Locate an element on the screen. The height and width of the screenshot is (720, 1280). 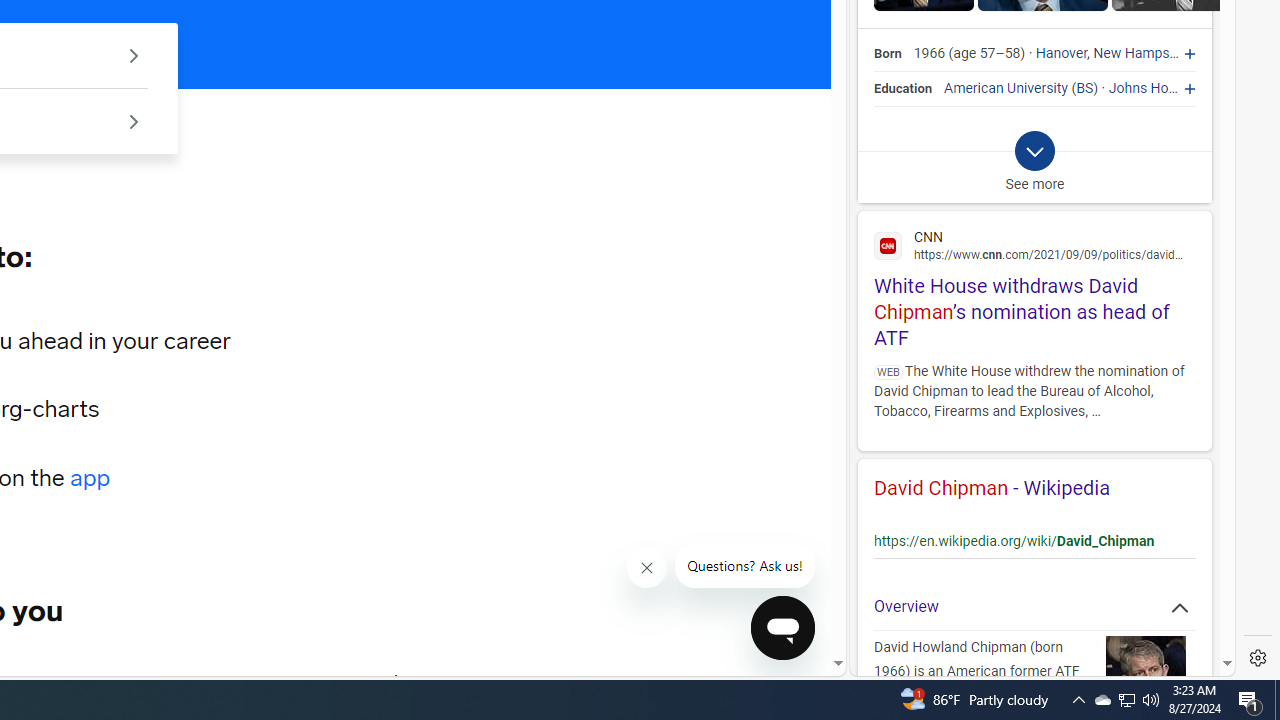
'American University' is located at coordinates (1006, 87).